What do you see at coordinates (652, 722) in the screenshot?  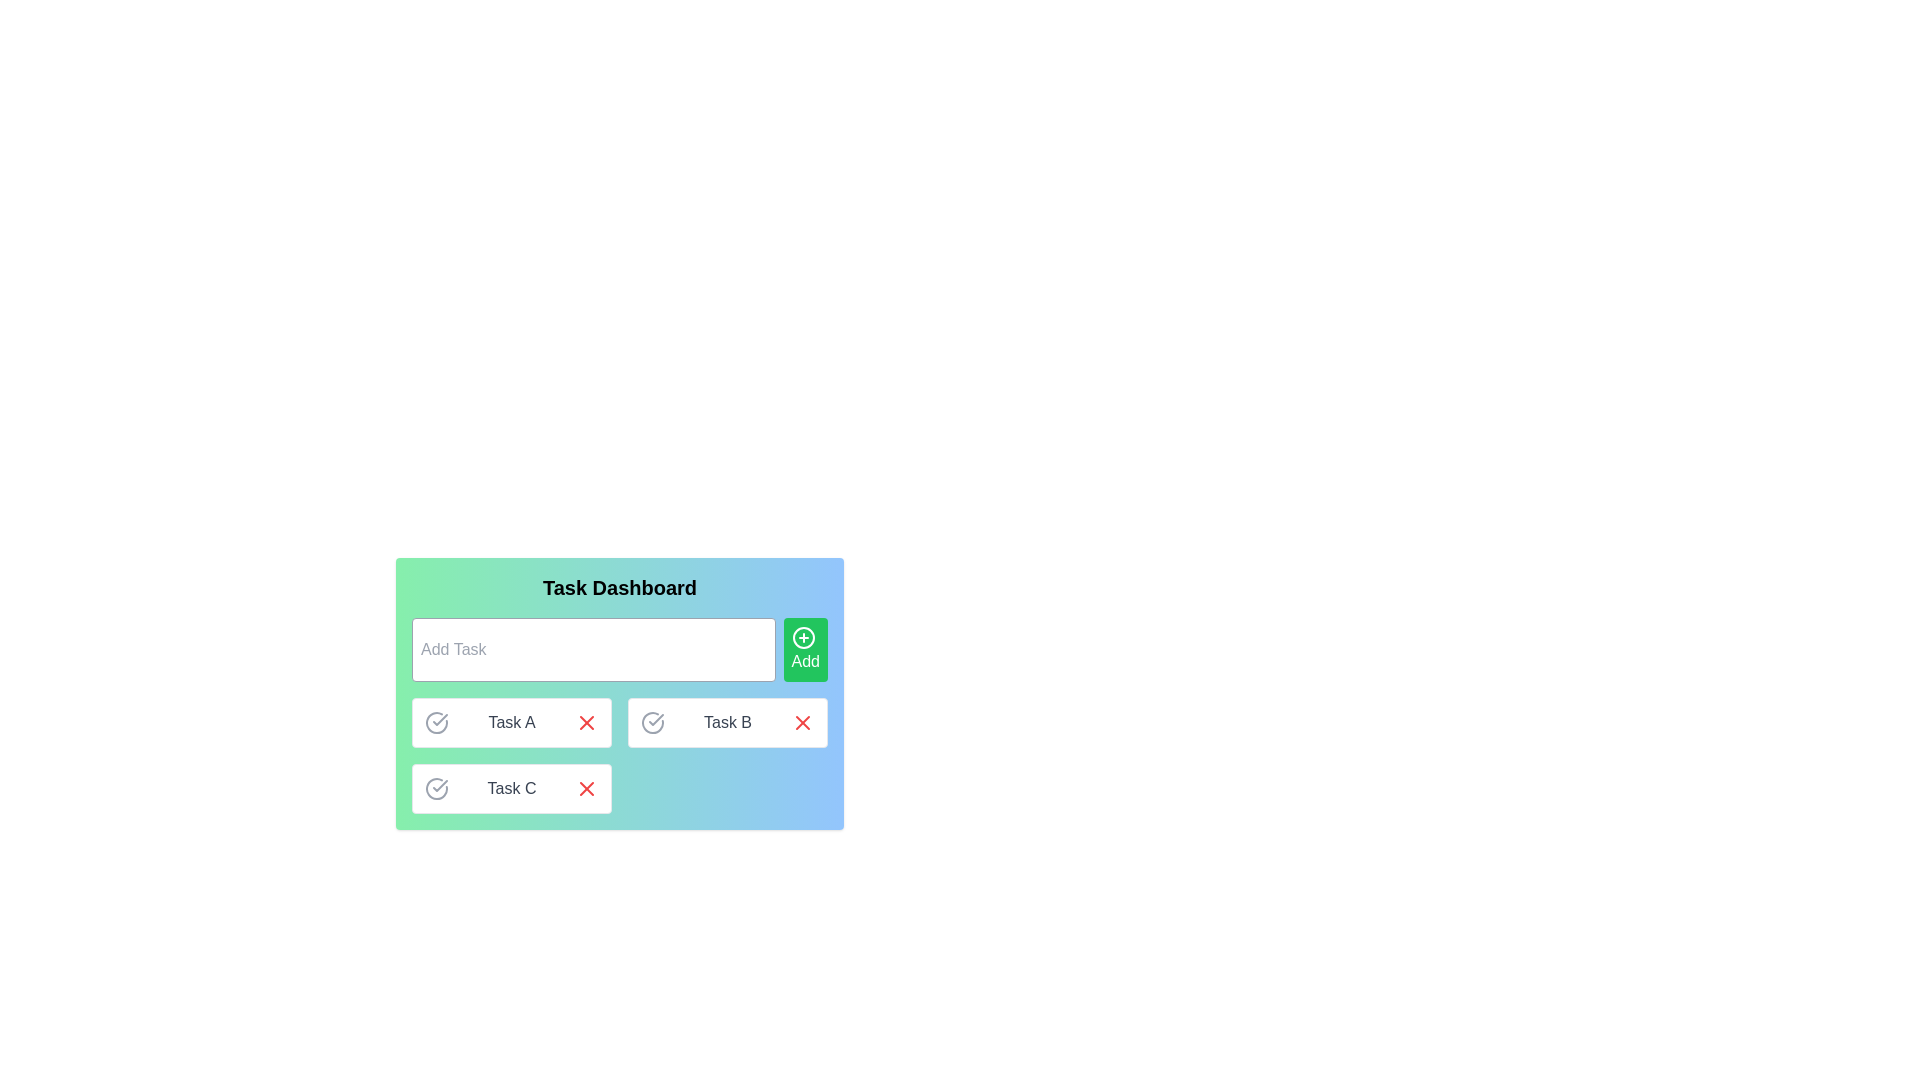 I see `the toggle button or status indicator` at bounding box center [652, 722].